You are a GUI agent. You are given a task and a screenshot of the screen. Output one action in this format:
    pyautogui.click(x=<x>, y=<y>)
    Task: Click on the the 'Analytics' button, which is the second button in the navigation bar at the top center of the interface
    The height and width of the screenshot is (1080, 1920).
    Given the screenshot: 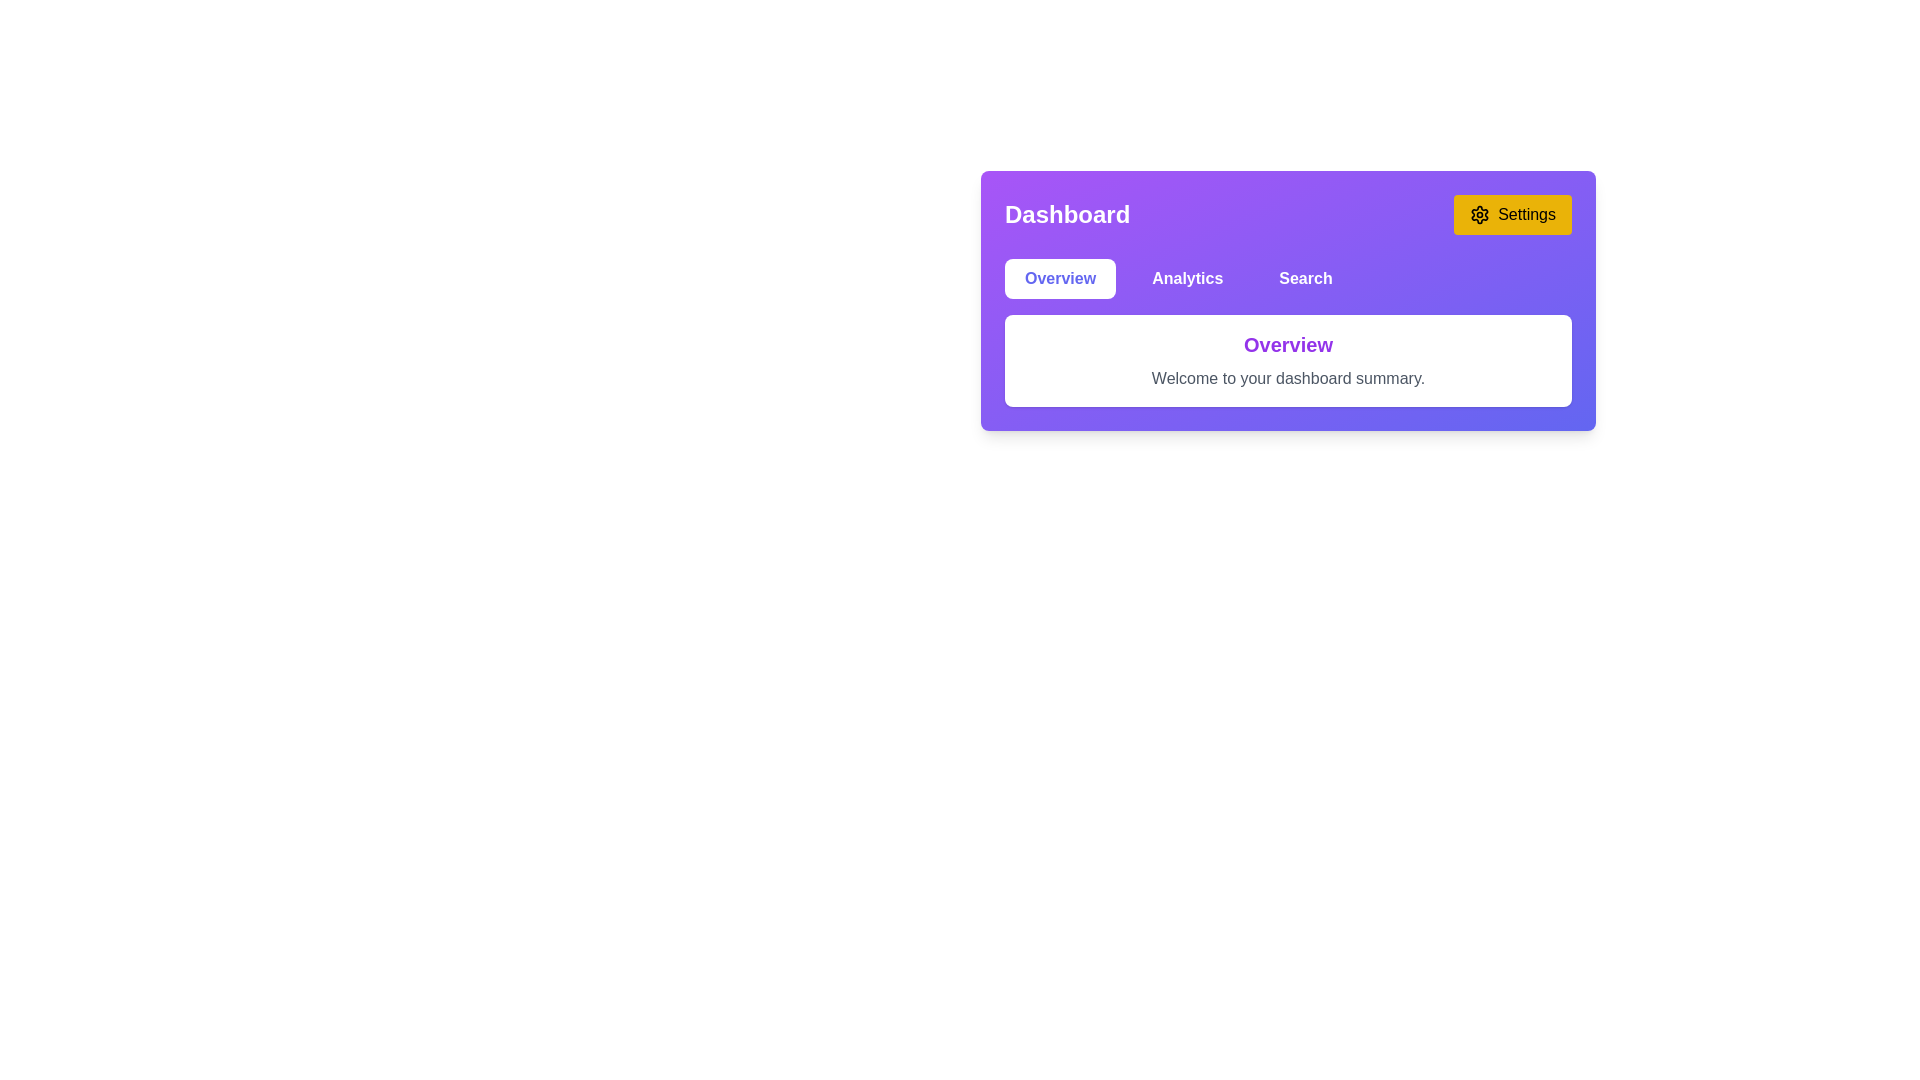 What is the action you would take?
    pyautogui.click(x=1187, y=278)
    